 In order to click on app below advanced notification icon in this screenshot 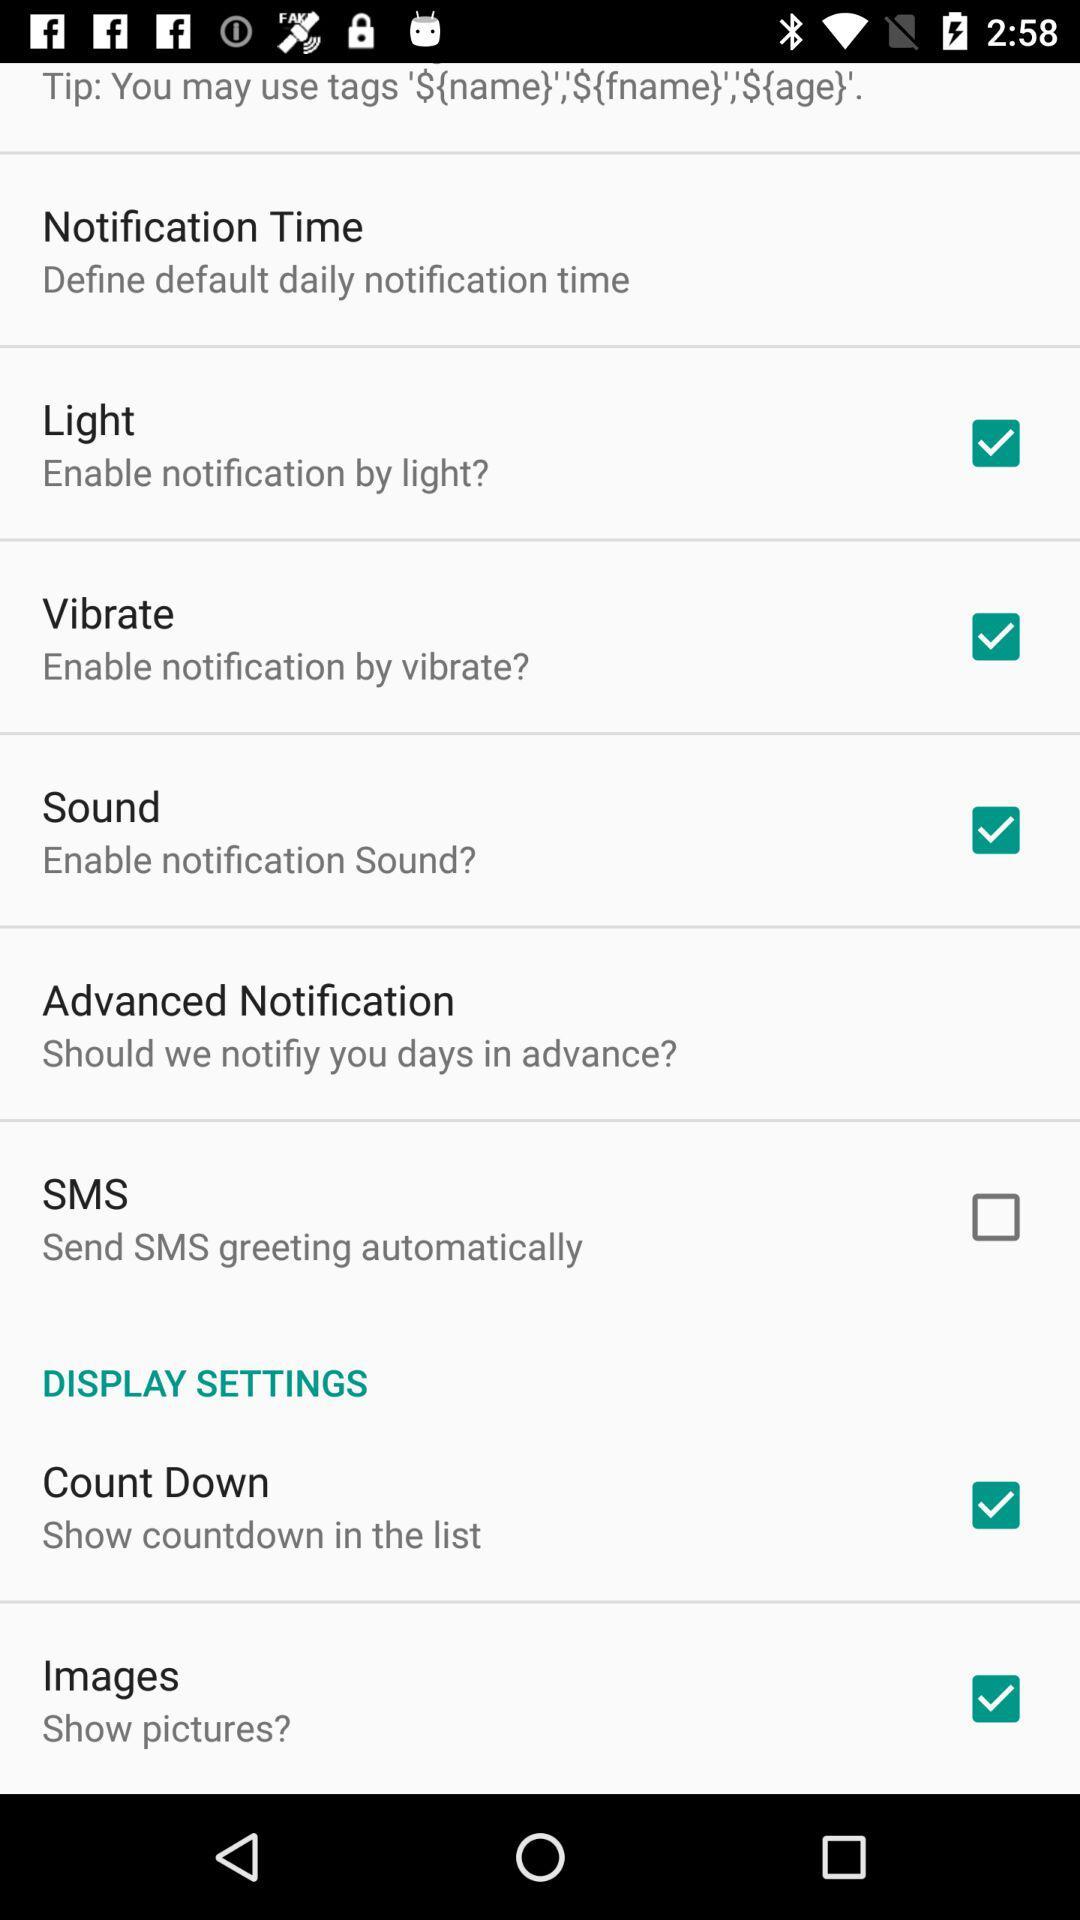, I will do `click(358, 1051)`.